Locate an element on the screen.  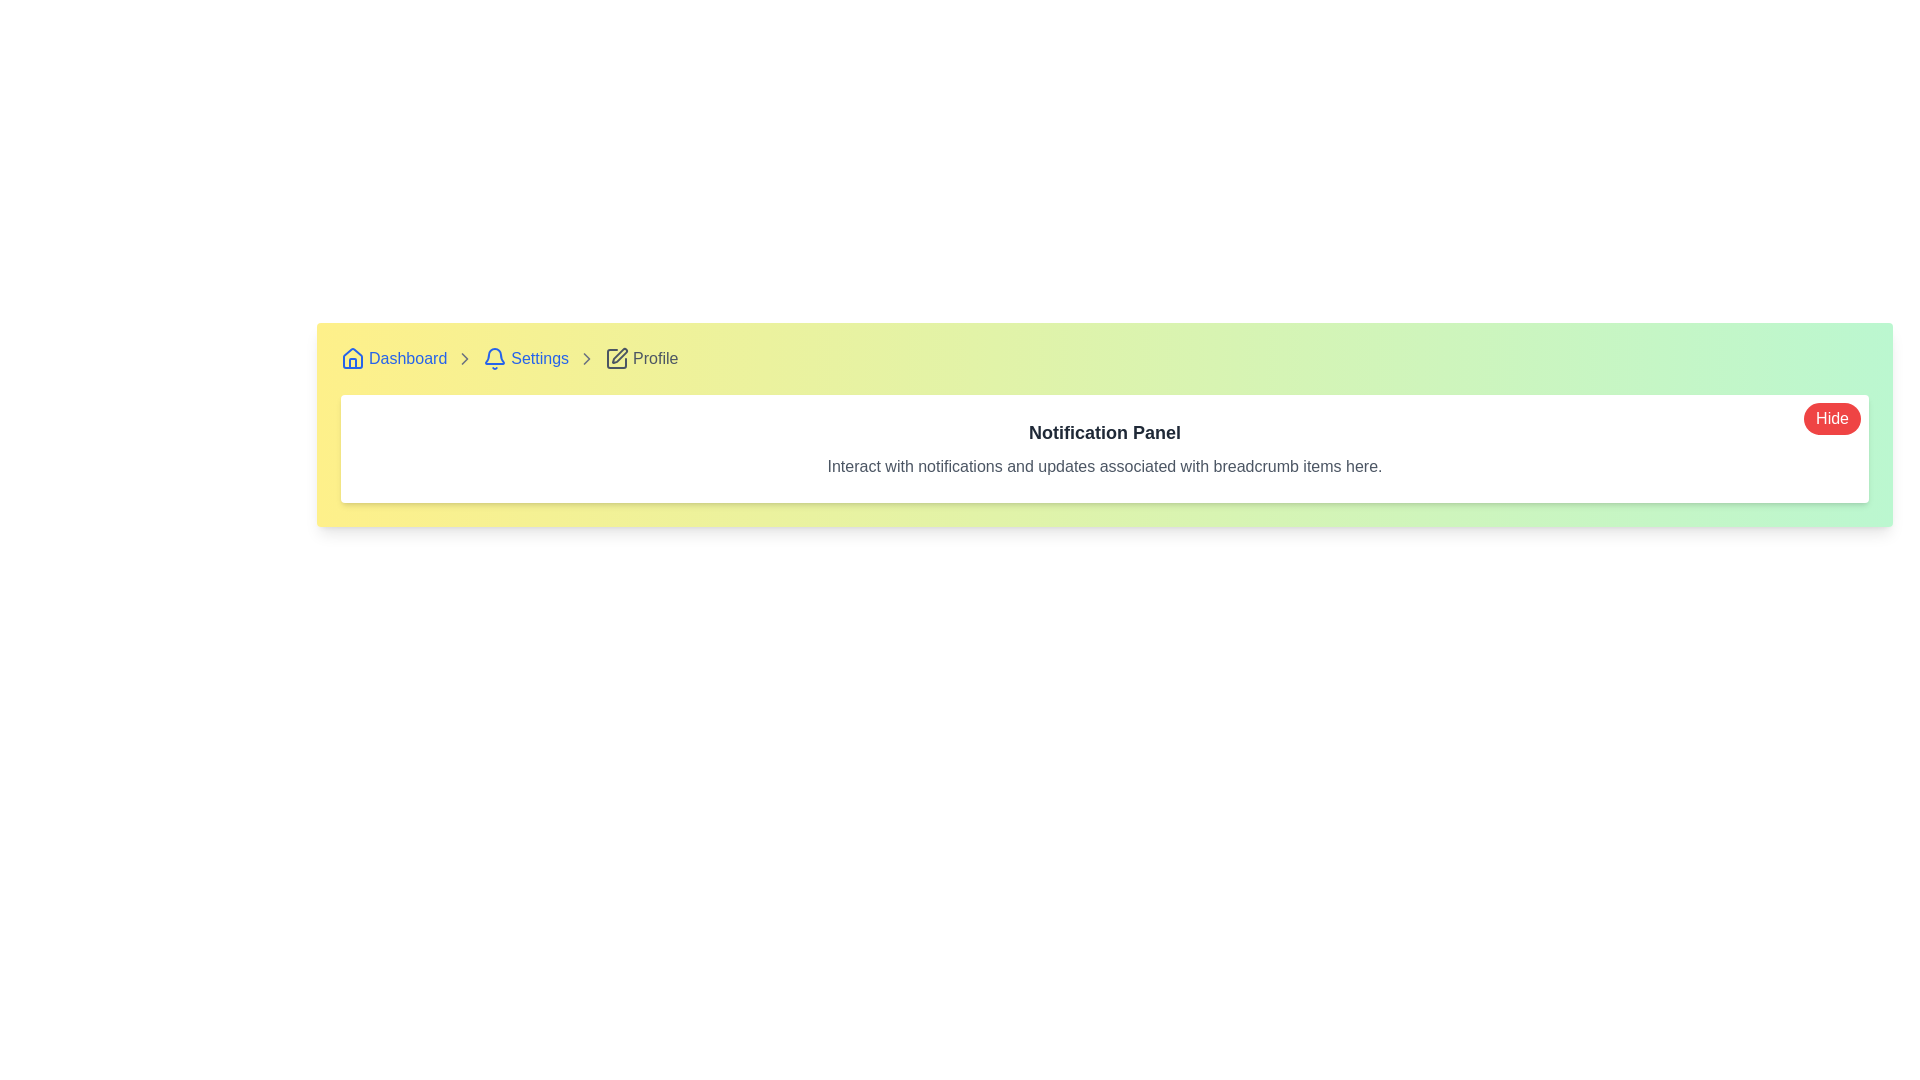
the chevron-shaped icon pointing to the right, which is styled in gray and located to the right of the 'Dashboard' label in the breadcrumb navigation bar is located at coordinates (464, 357).